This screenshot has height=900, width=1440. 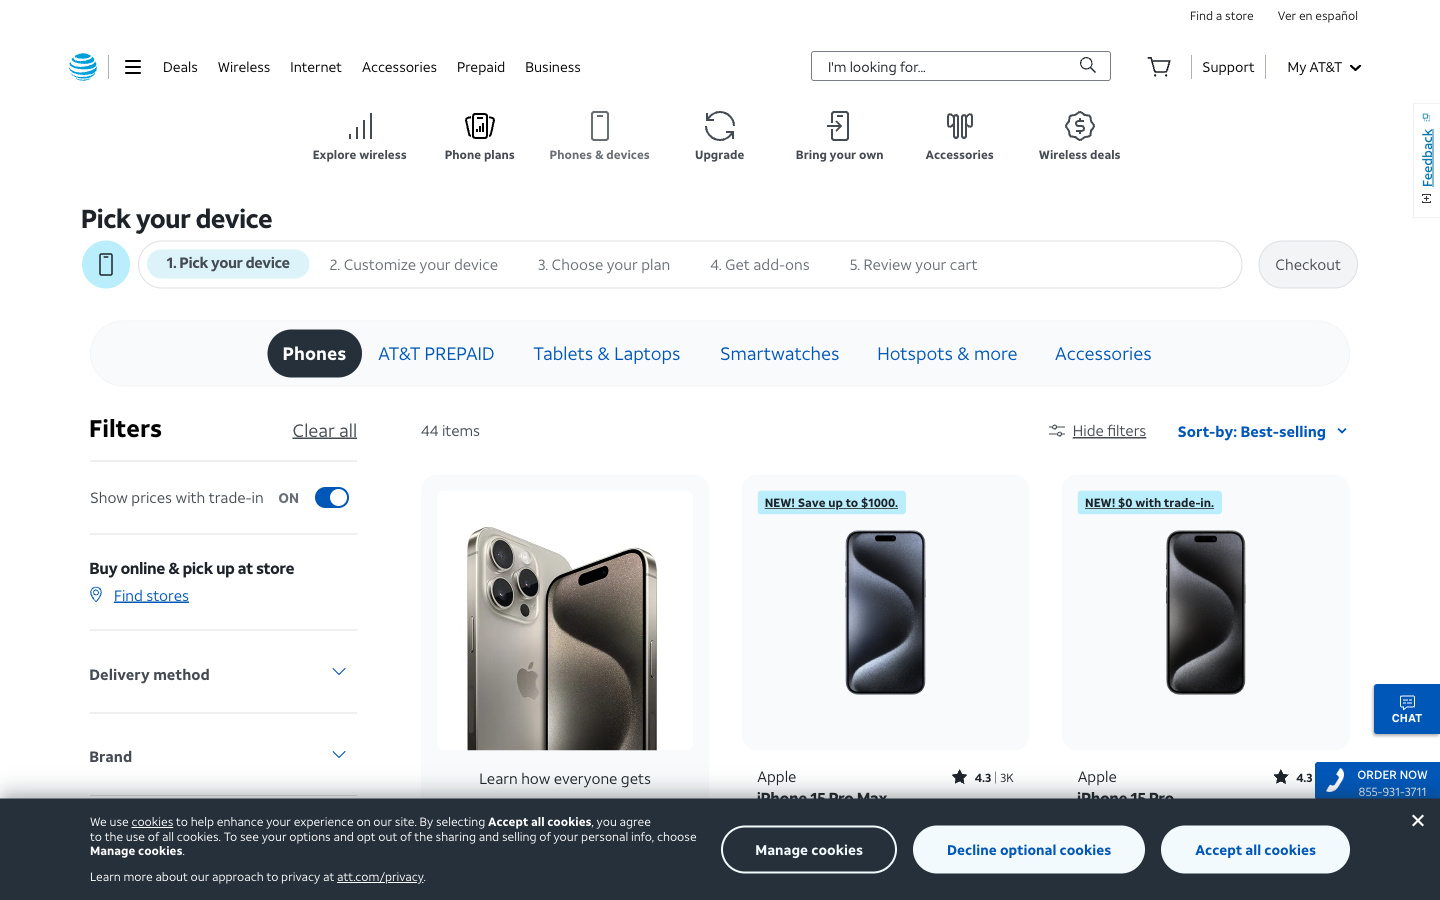 I want to click on Redirect to find a store nearby, so click(x=1220, y=14).